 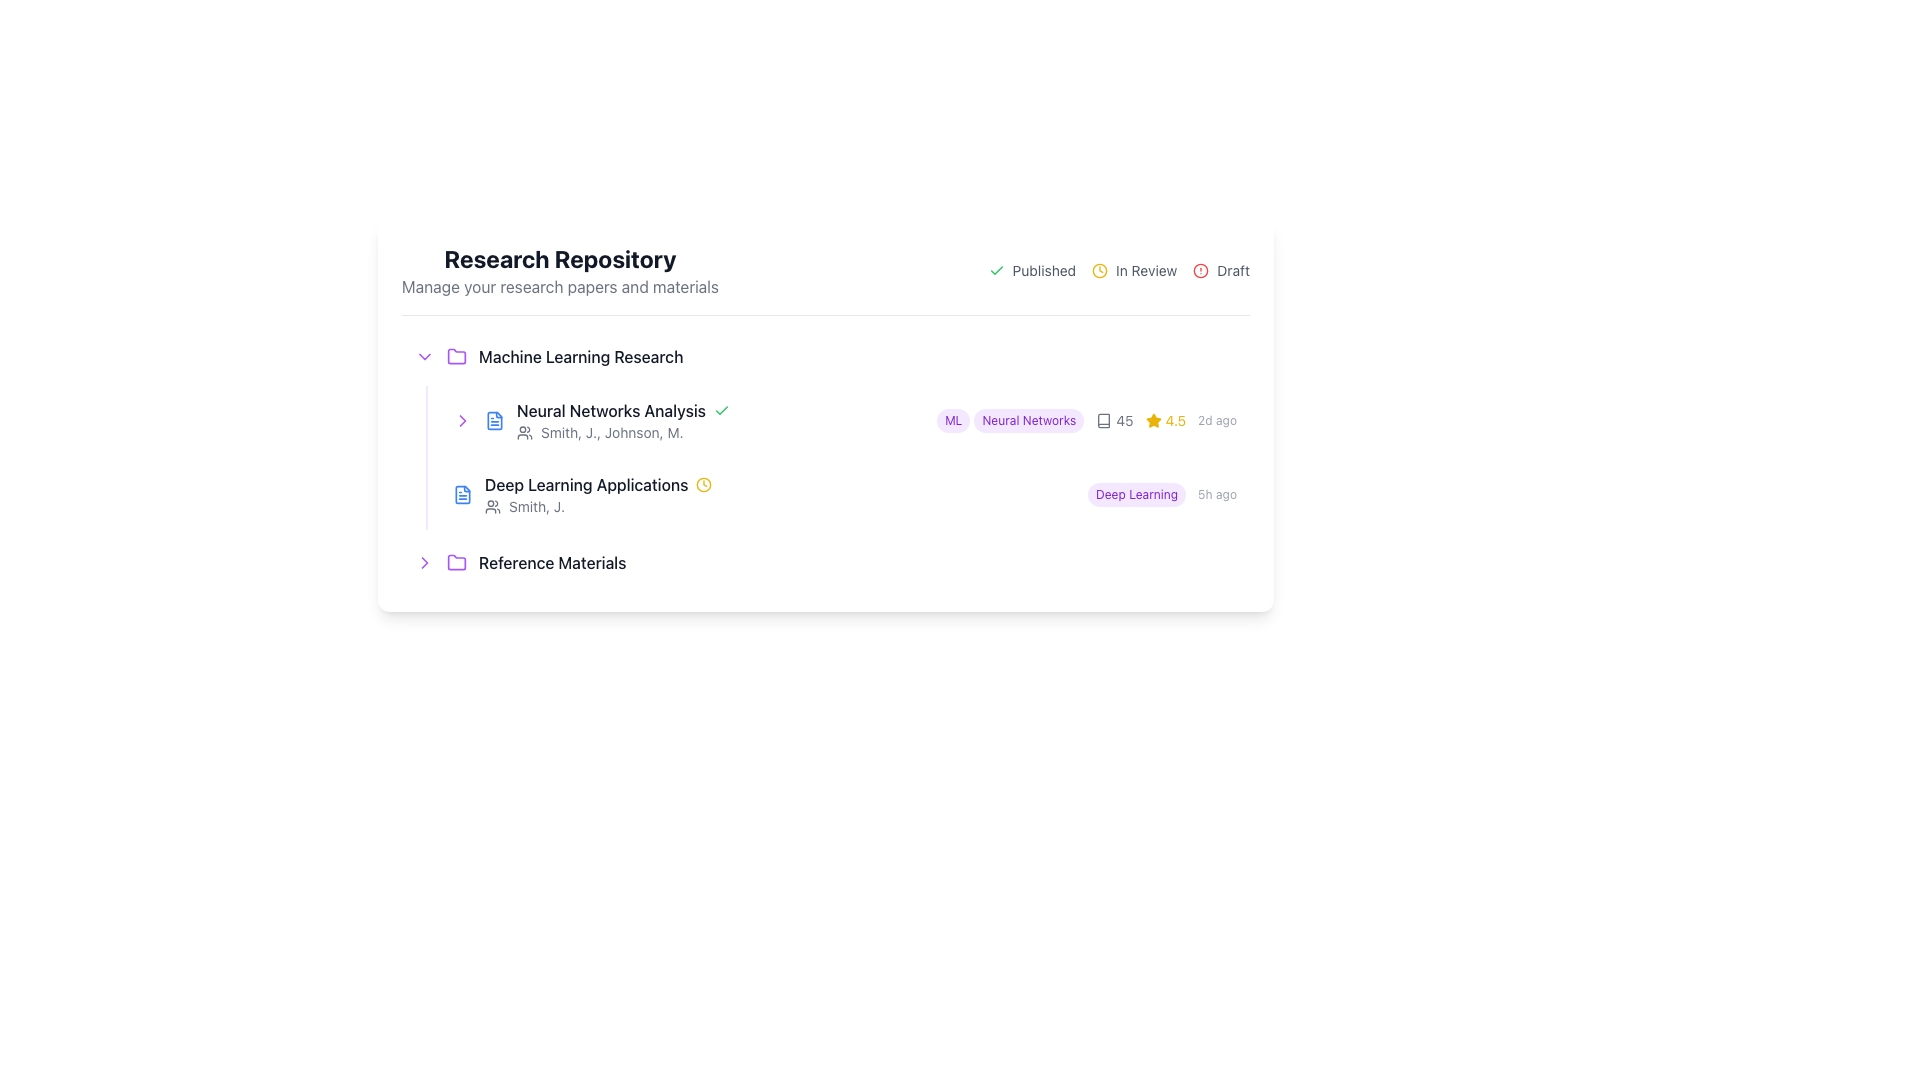 I want to click on the first entry of the 'Machine Learning Research' section, so click(x=825, y=430).